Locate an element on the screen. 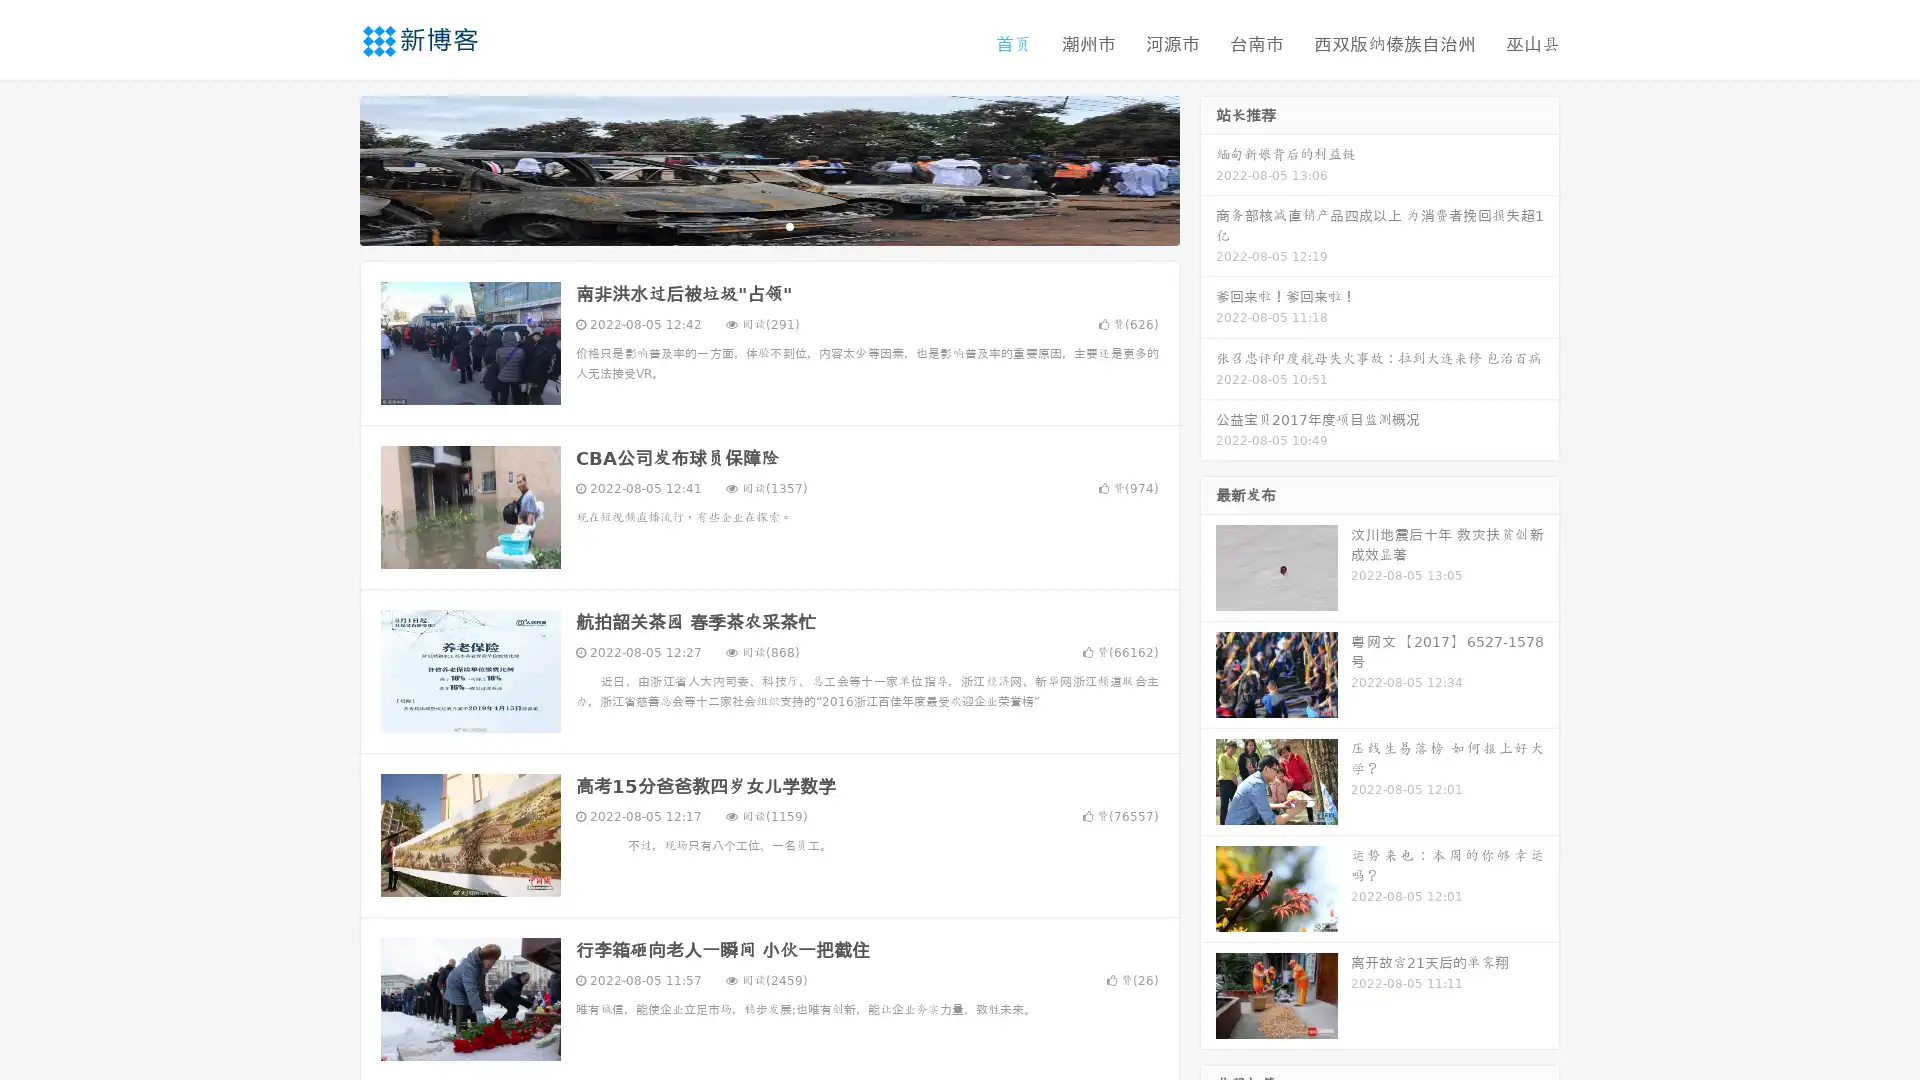  Next slide is located at coordinates (1208, 168).